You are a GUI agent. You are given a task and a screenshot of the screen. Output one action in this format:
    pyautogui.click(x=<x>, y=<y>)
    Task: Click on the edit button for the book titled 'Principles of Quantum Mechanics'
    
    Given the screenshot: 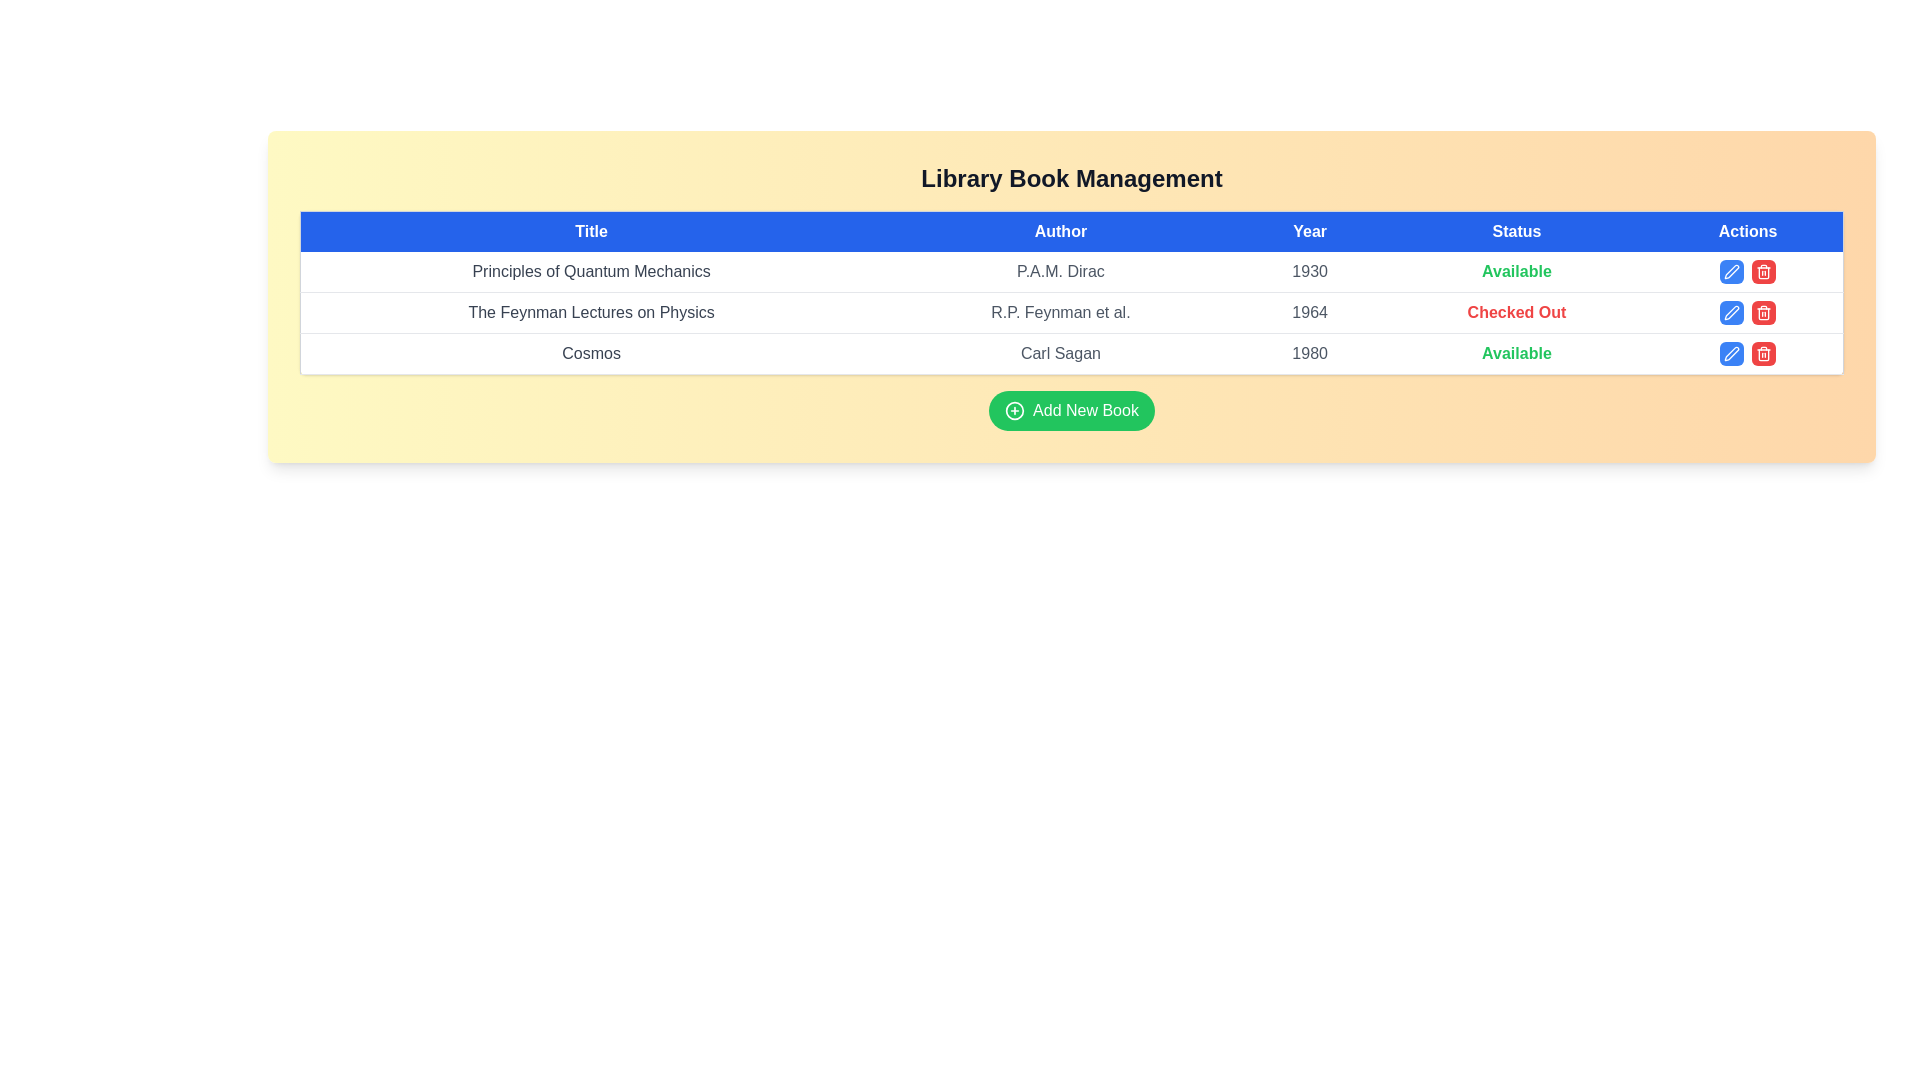 What is the action you would take?
    pyautogui.click(x=1731, y=272)
    